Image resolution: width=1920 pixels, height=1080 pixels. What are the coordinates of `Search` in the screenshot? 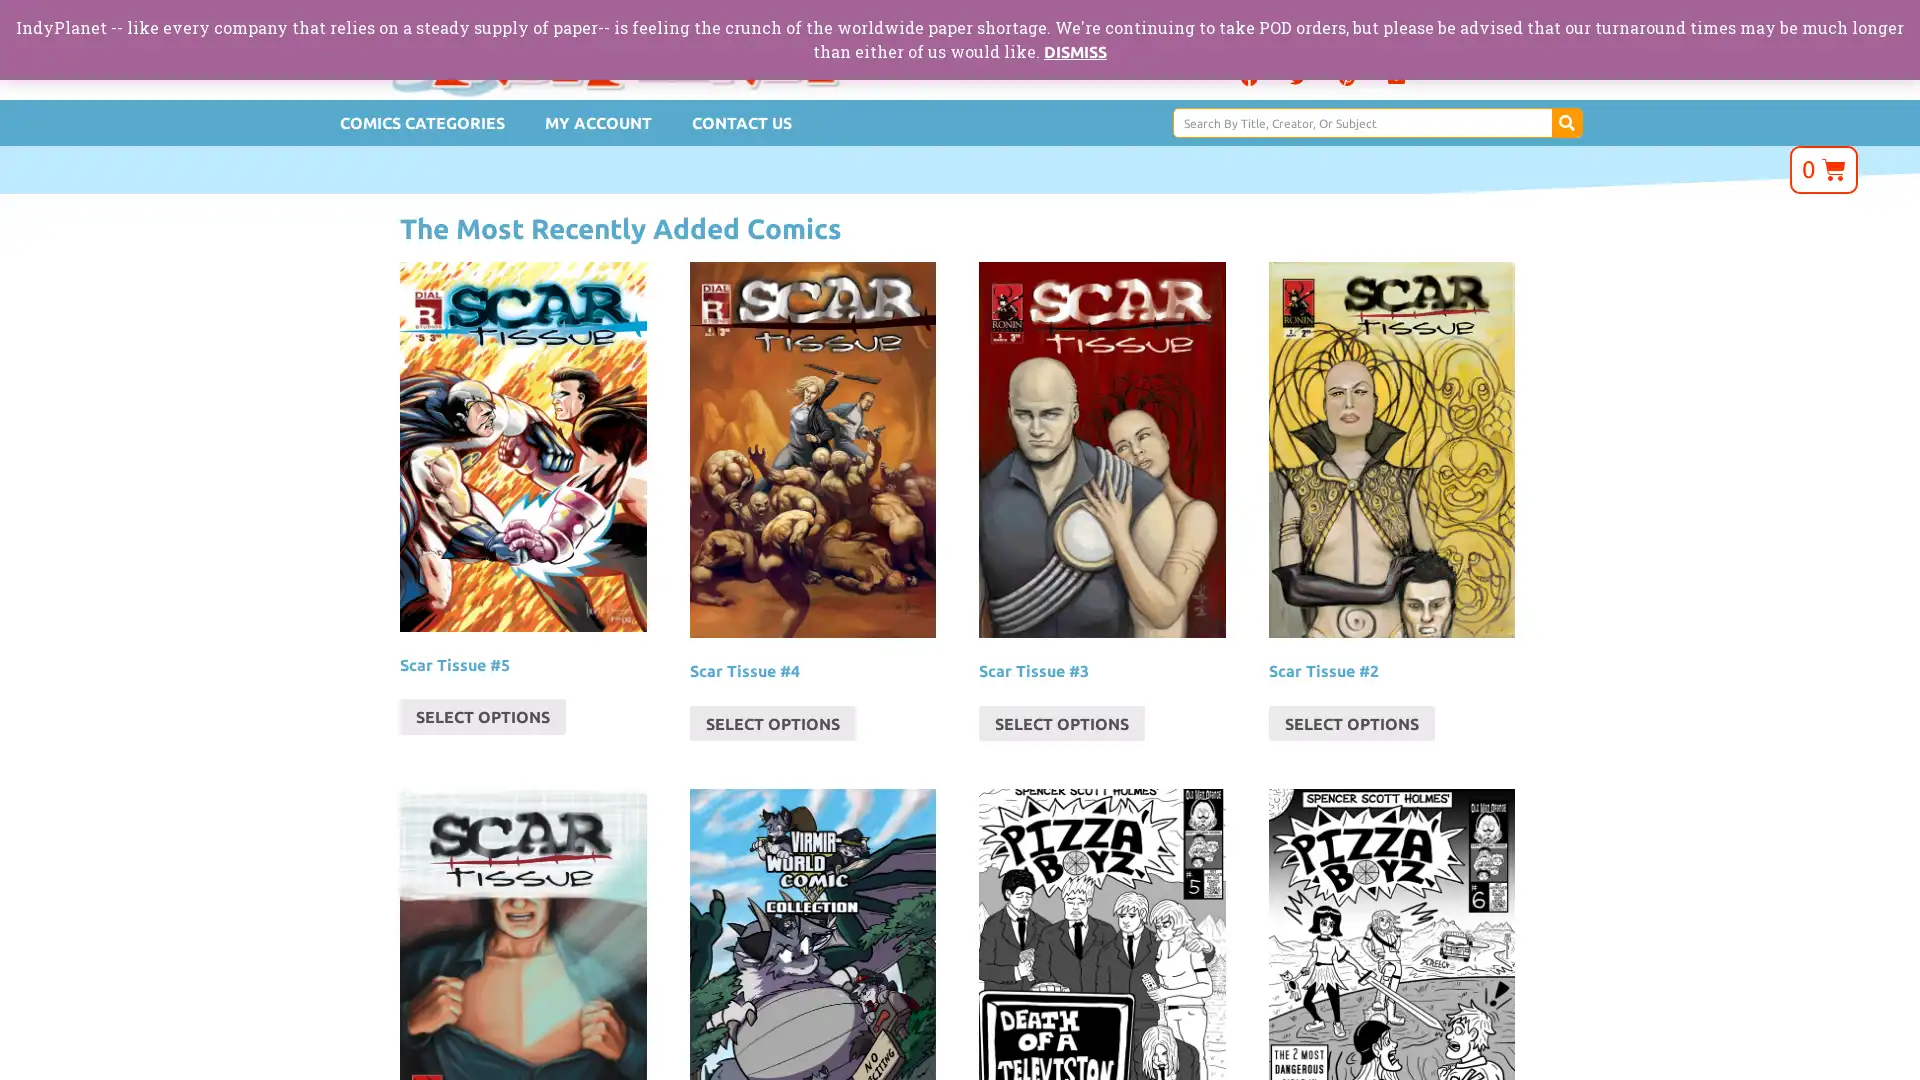 It's located at (1565, 123).